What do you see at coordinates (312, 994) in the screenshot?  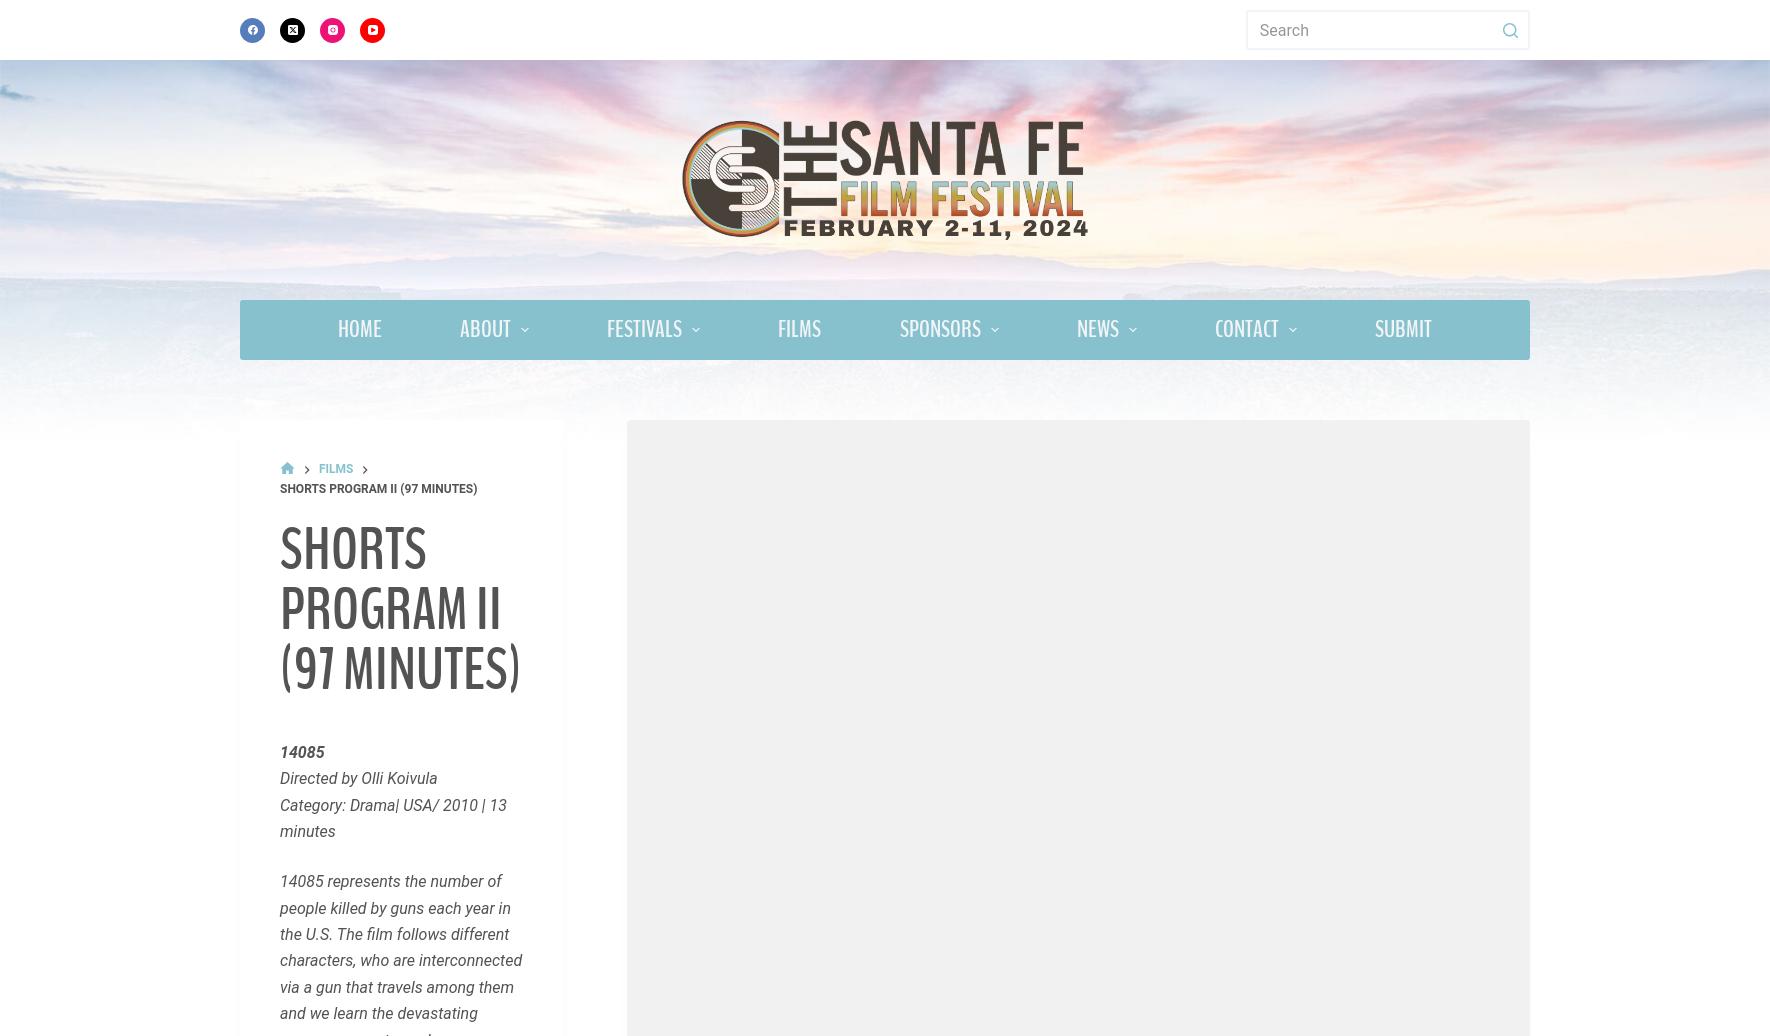 I see `'Name'` at bounding box center [312, 994].